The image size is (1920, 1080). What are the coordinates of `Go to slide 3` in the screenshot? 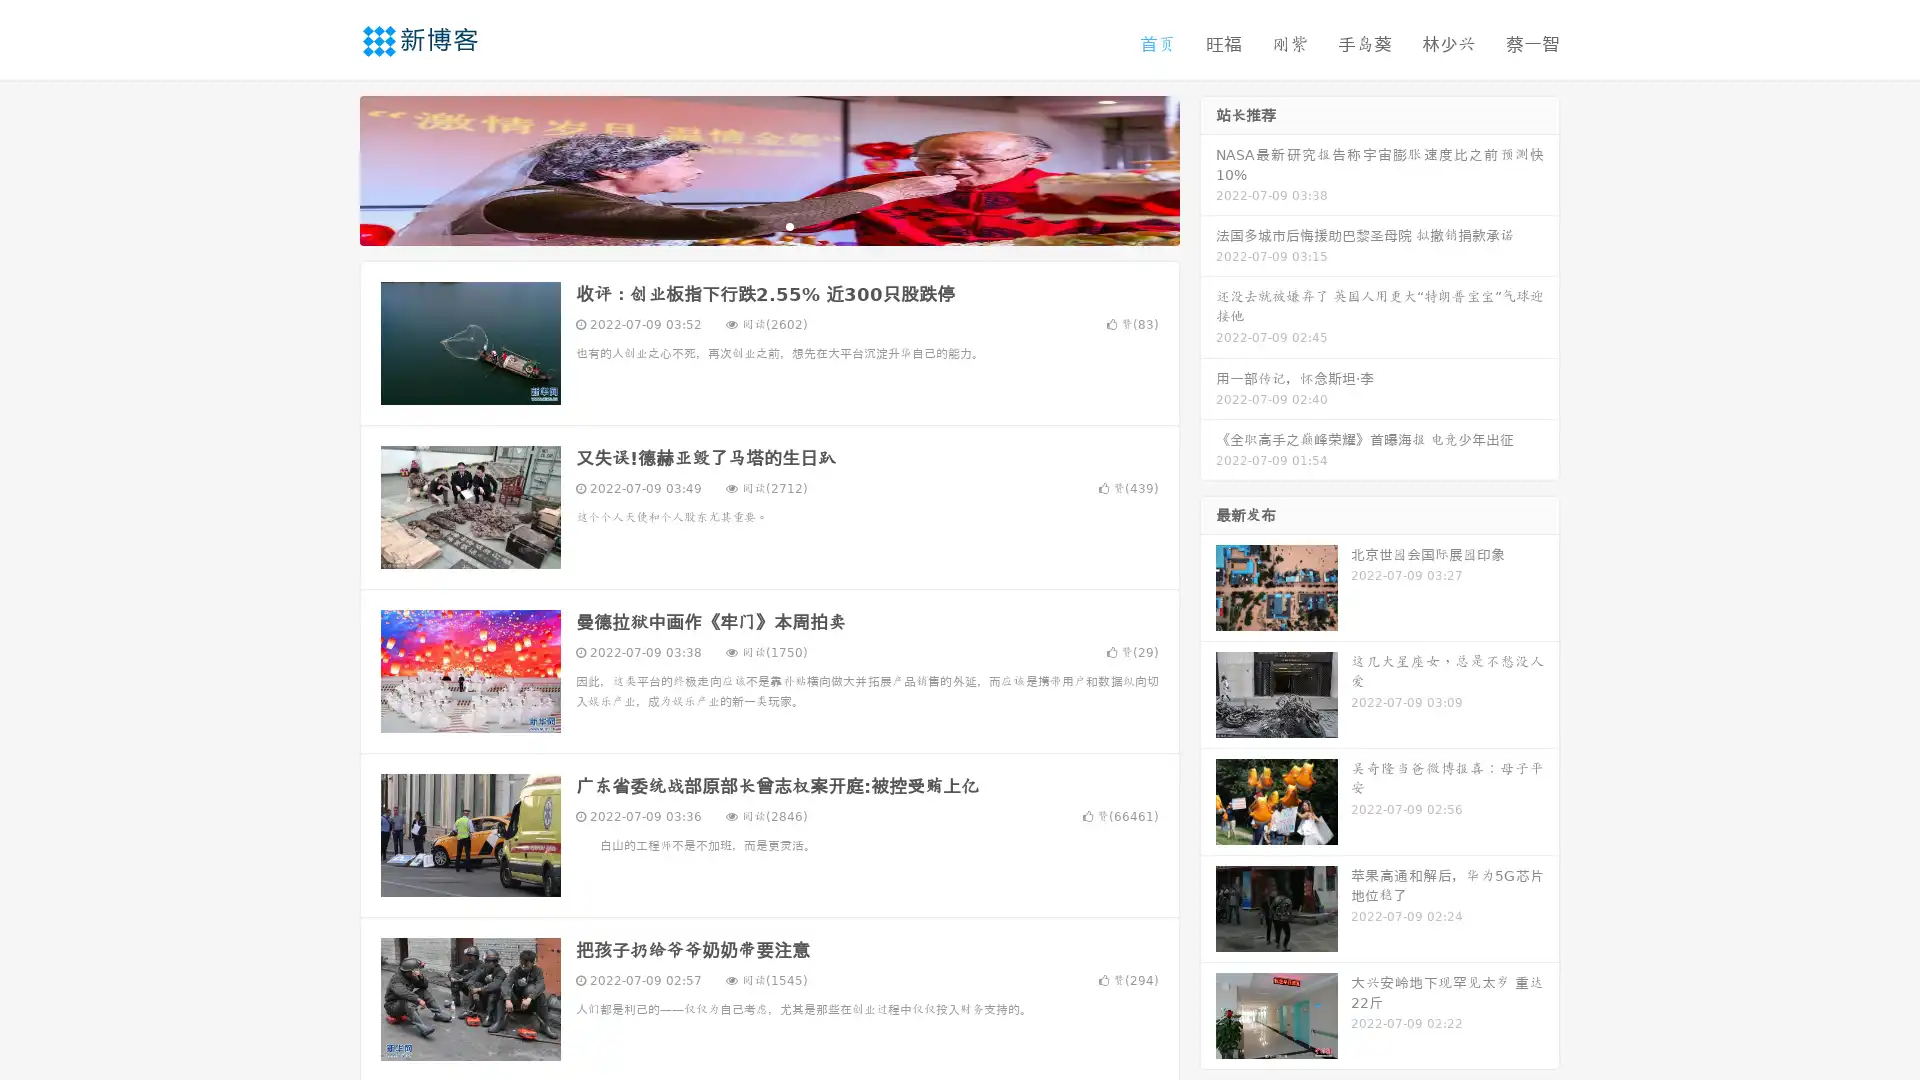 It's located at (789, 225).